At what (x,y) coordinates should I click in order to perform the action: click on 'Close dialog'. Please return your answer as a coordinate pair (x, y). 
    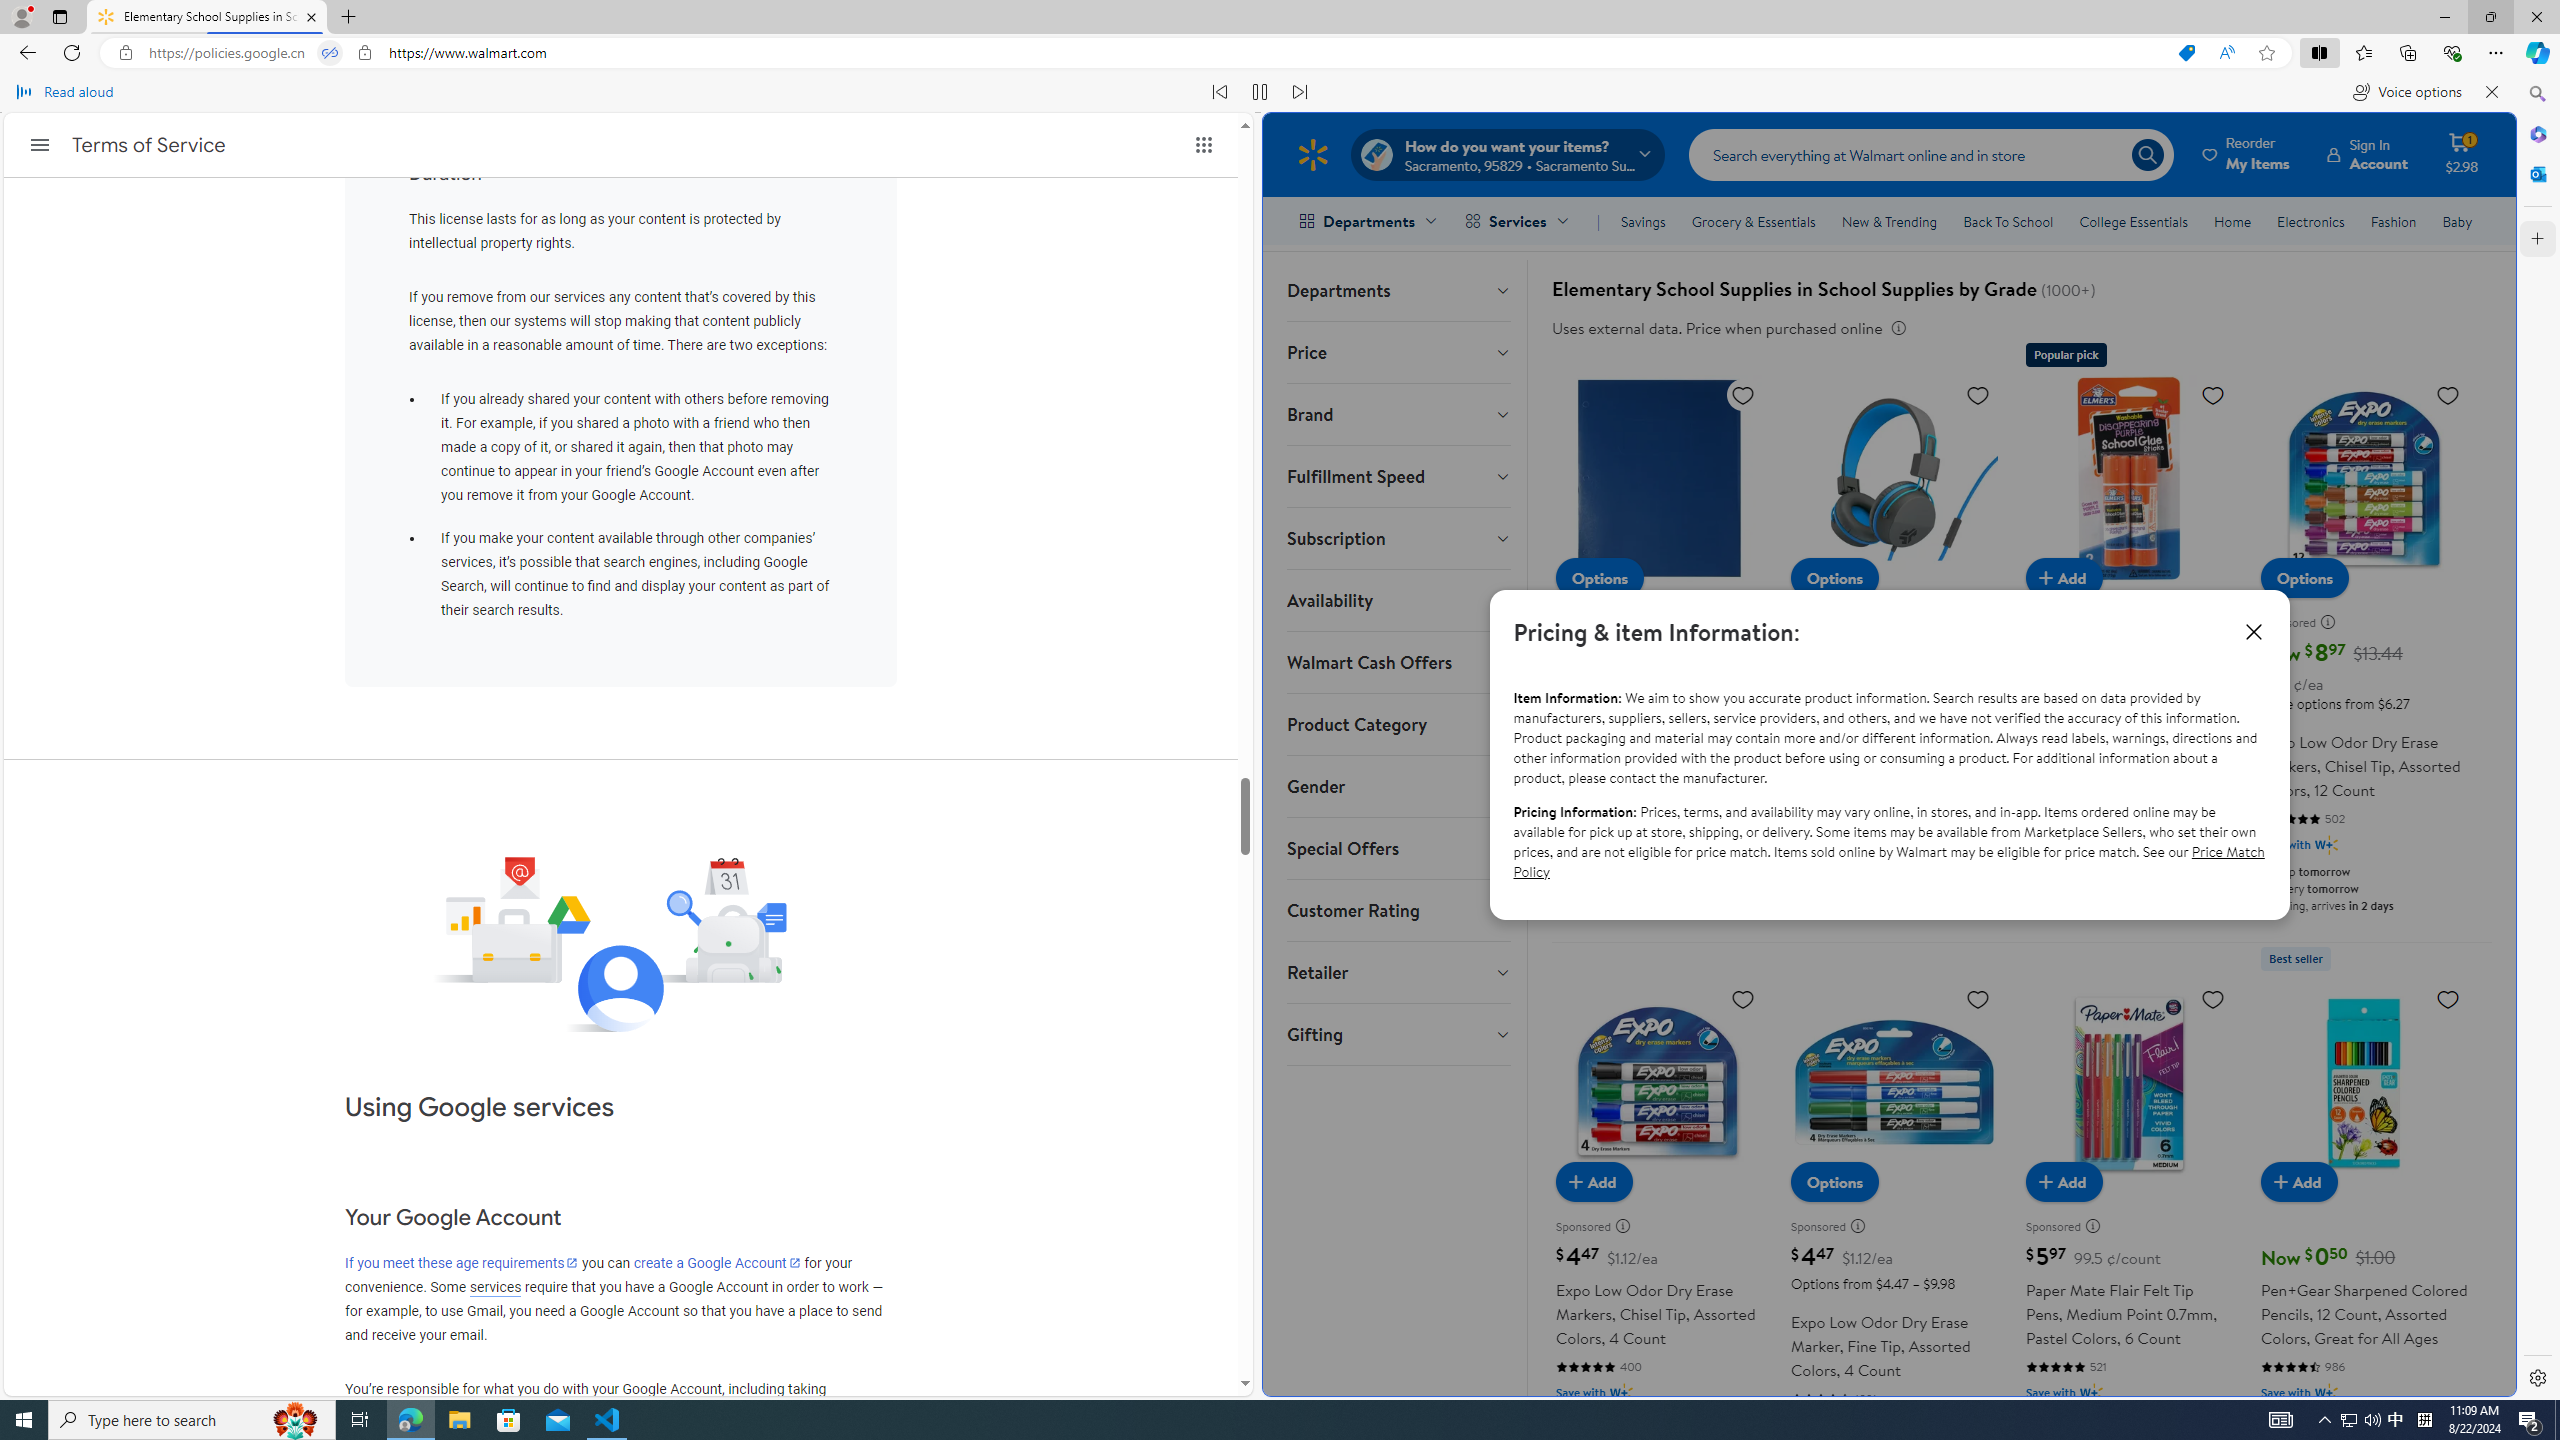
    Looking at the image, I should click on (2251, 631).